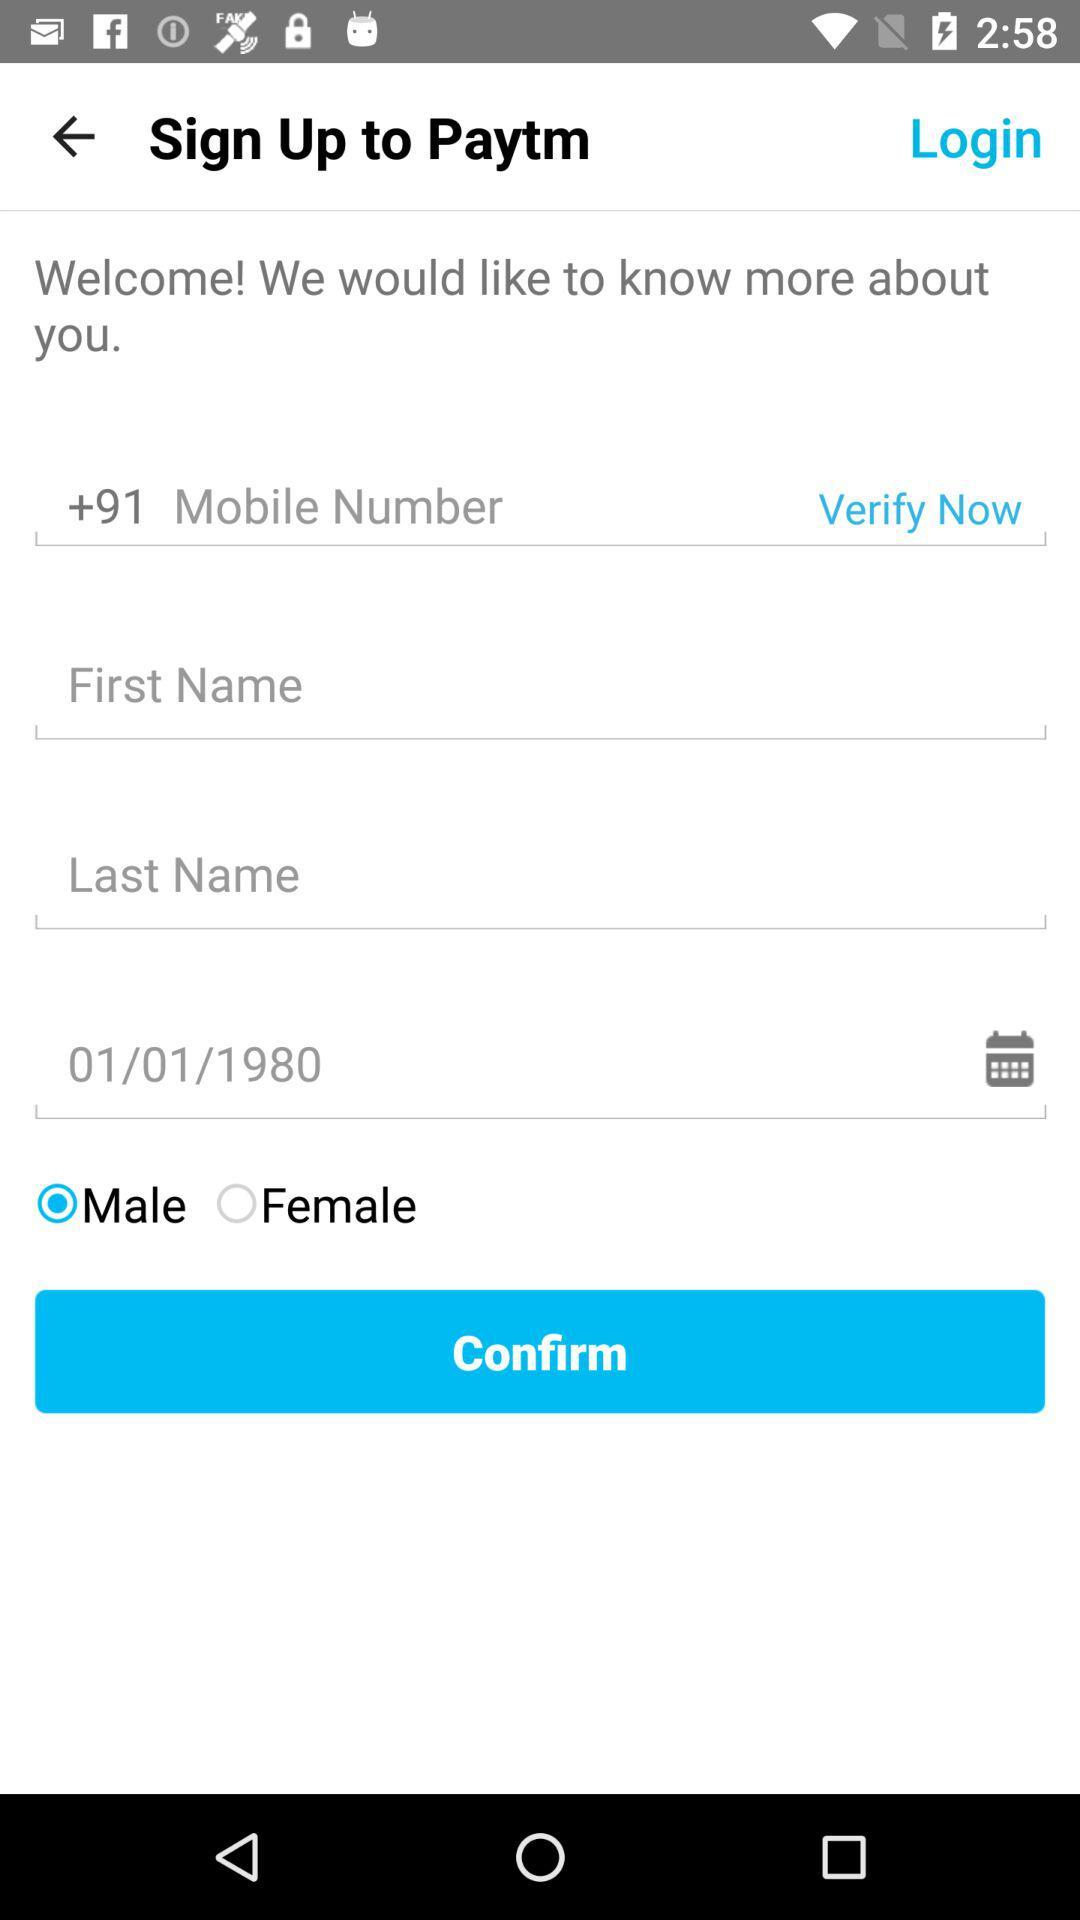  What do you see at coordinates (369, 135) in the screenshot?
I see `app next to the login item` at bounding box center [369, 135].